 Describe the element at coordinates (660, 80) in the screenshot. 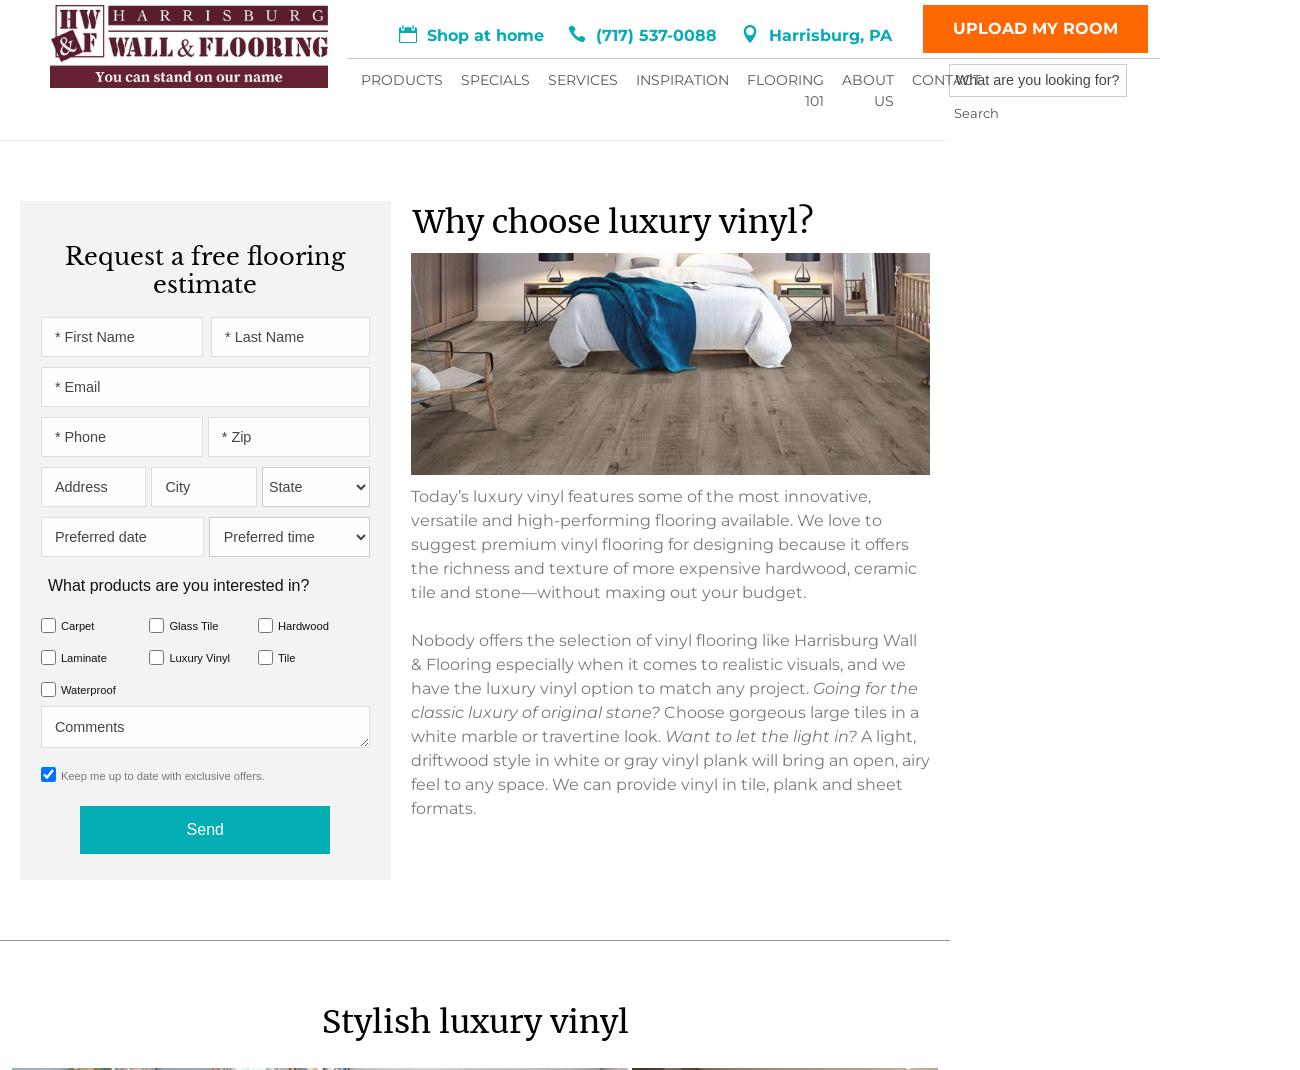

I see `'Harrisburg, PA'` at that location.